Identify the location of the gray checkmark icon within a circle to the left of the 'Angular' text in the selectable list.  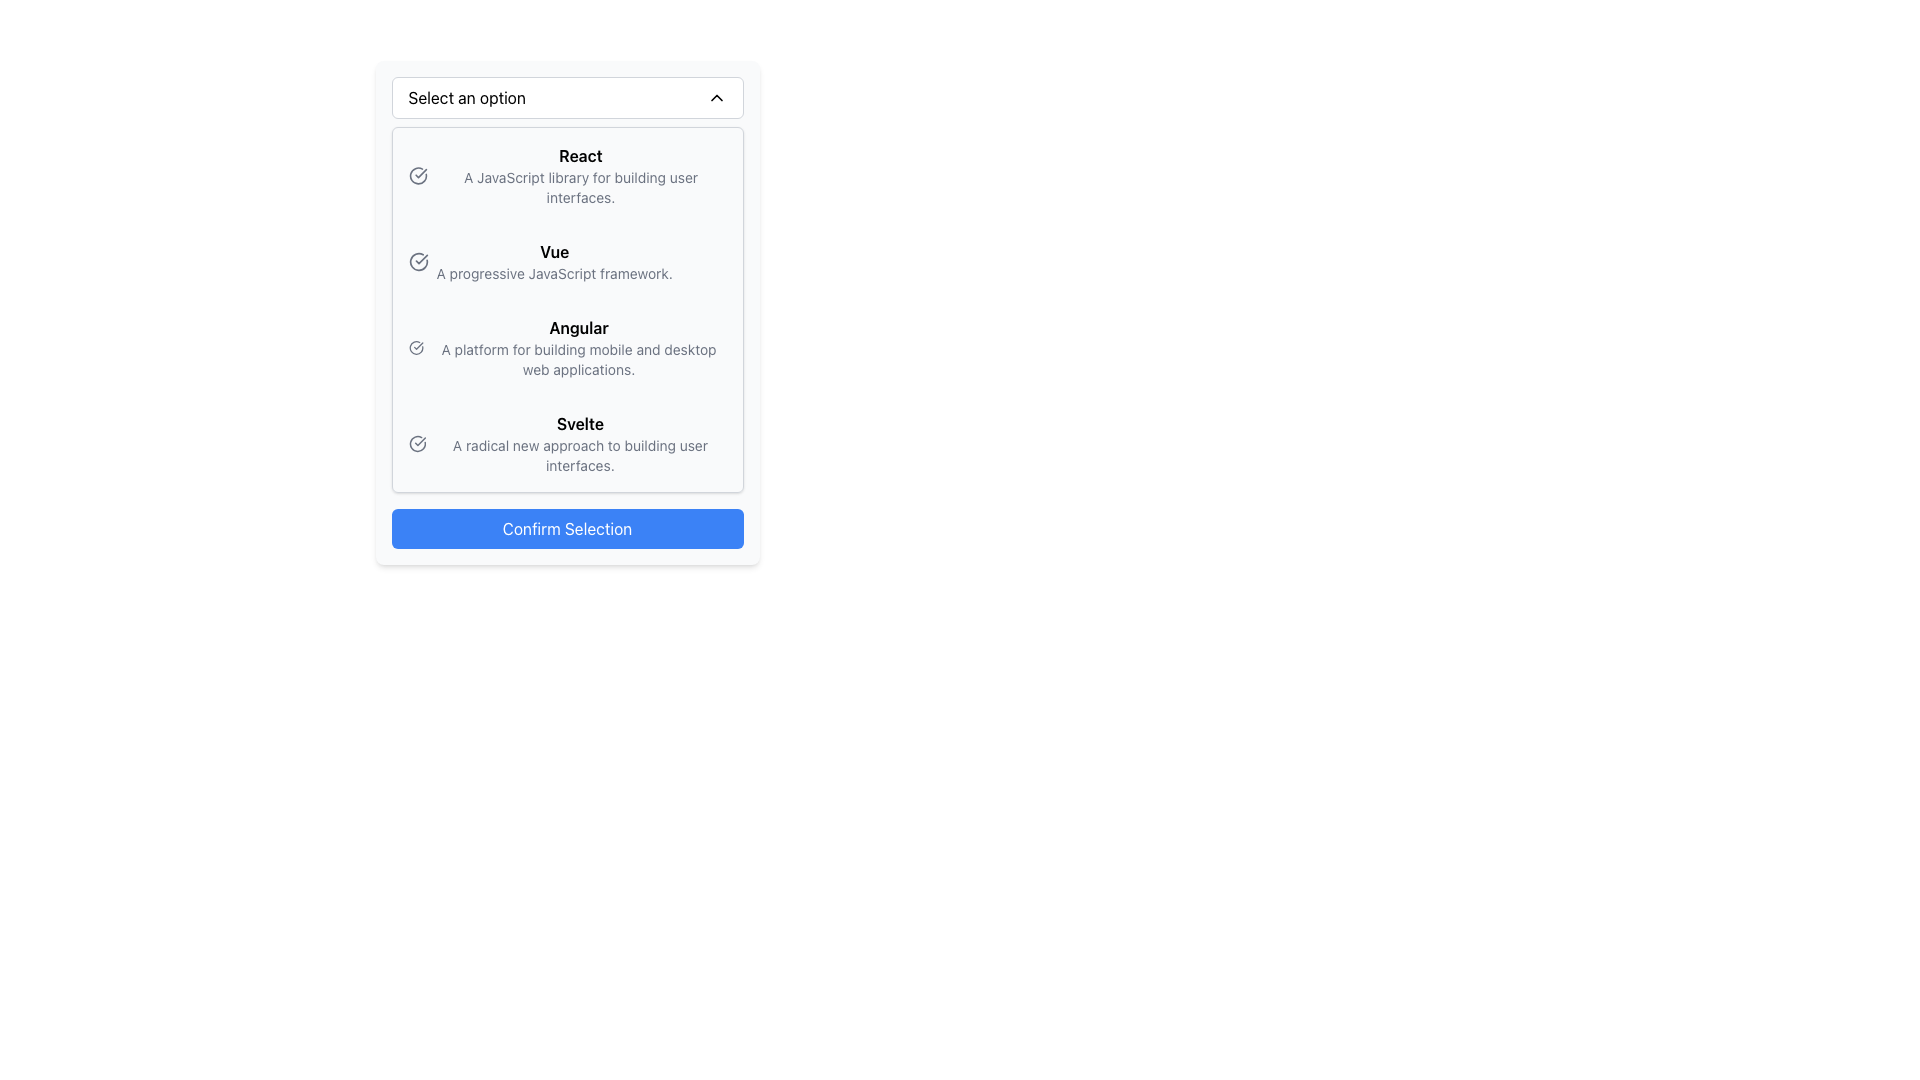
(415, 346).